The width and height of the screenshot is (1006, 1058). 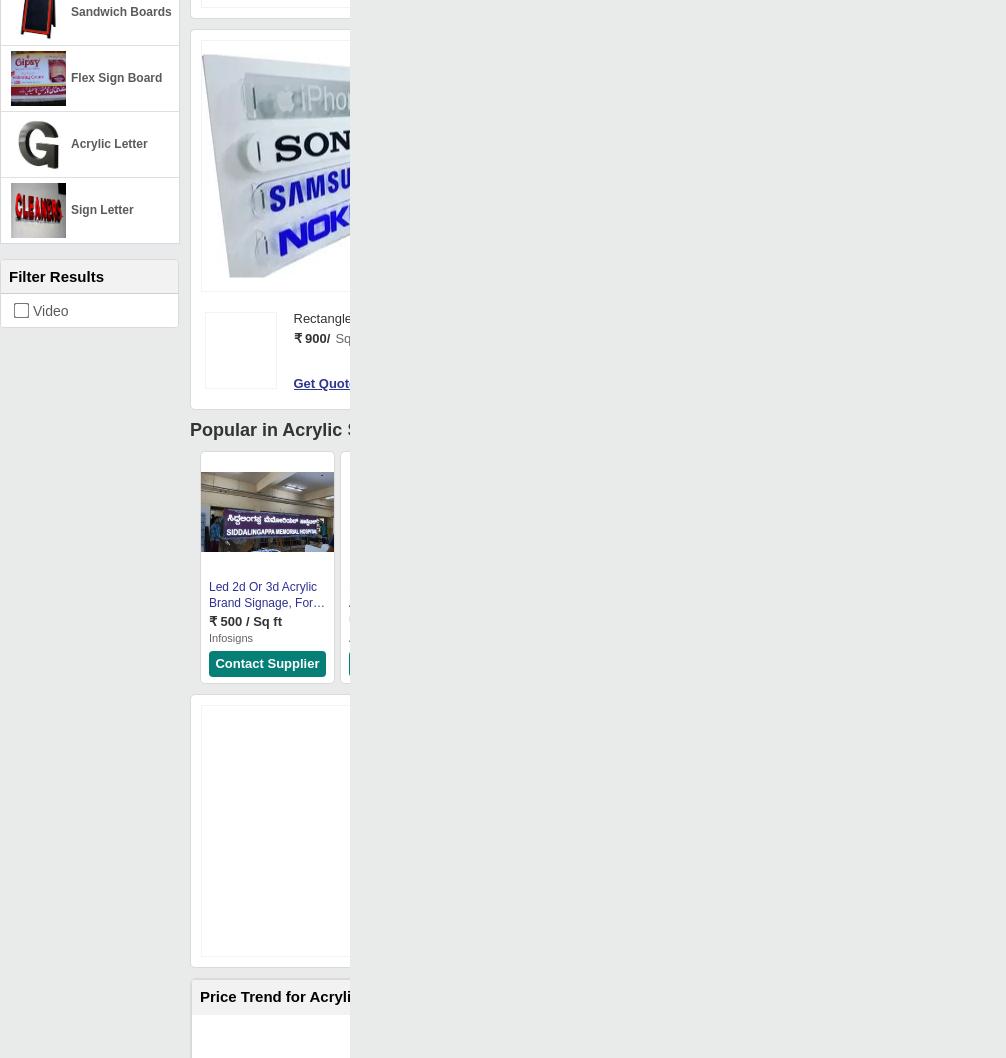 What do you see at coordinates (547, 602) in the screenshot?
I see `'Blue Round Acrylic logo, For Promotional, 2.5 mm'` at bounding box center [547, 602].